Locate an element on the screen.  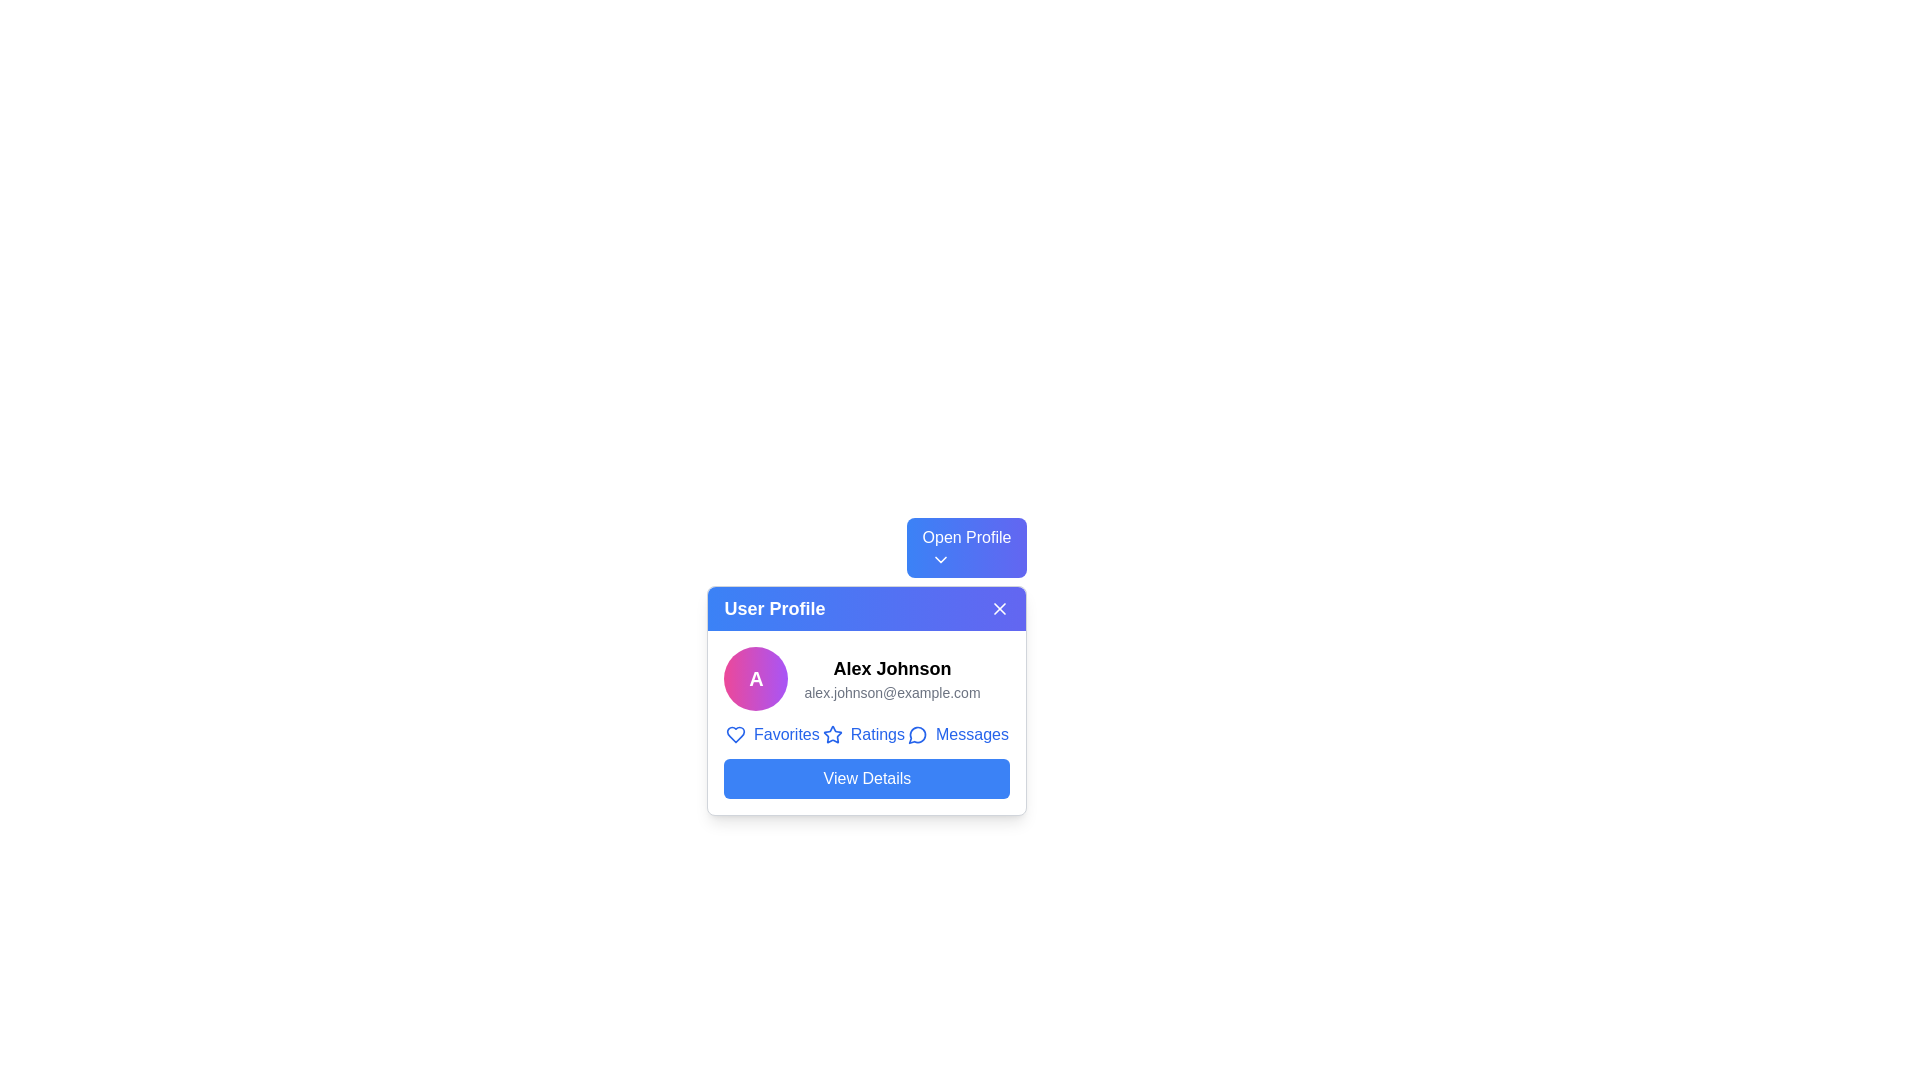
the interactive text label with an icon that navigates to the 'Favorites' section, located to the left of 'Ratings' and 'Messages' is located at coordinates (771, 735).